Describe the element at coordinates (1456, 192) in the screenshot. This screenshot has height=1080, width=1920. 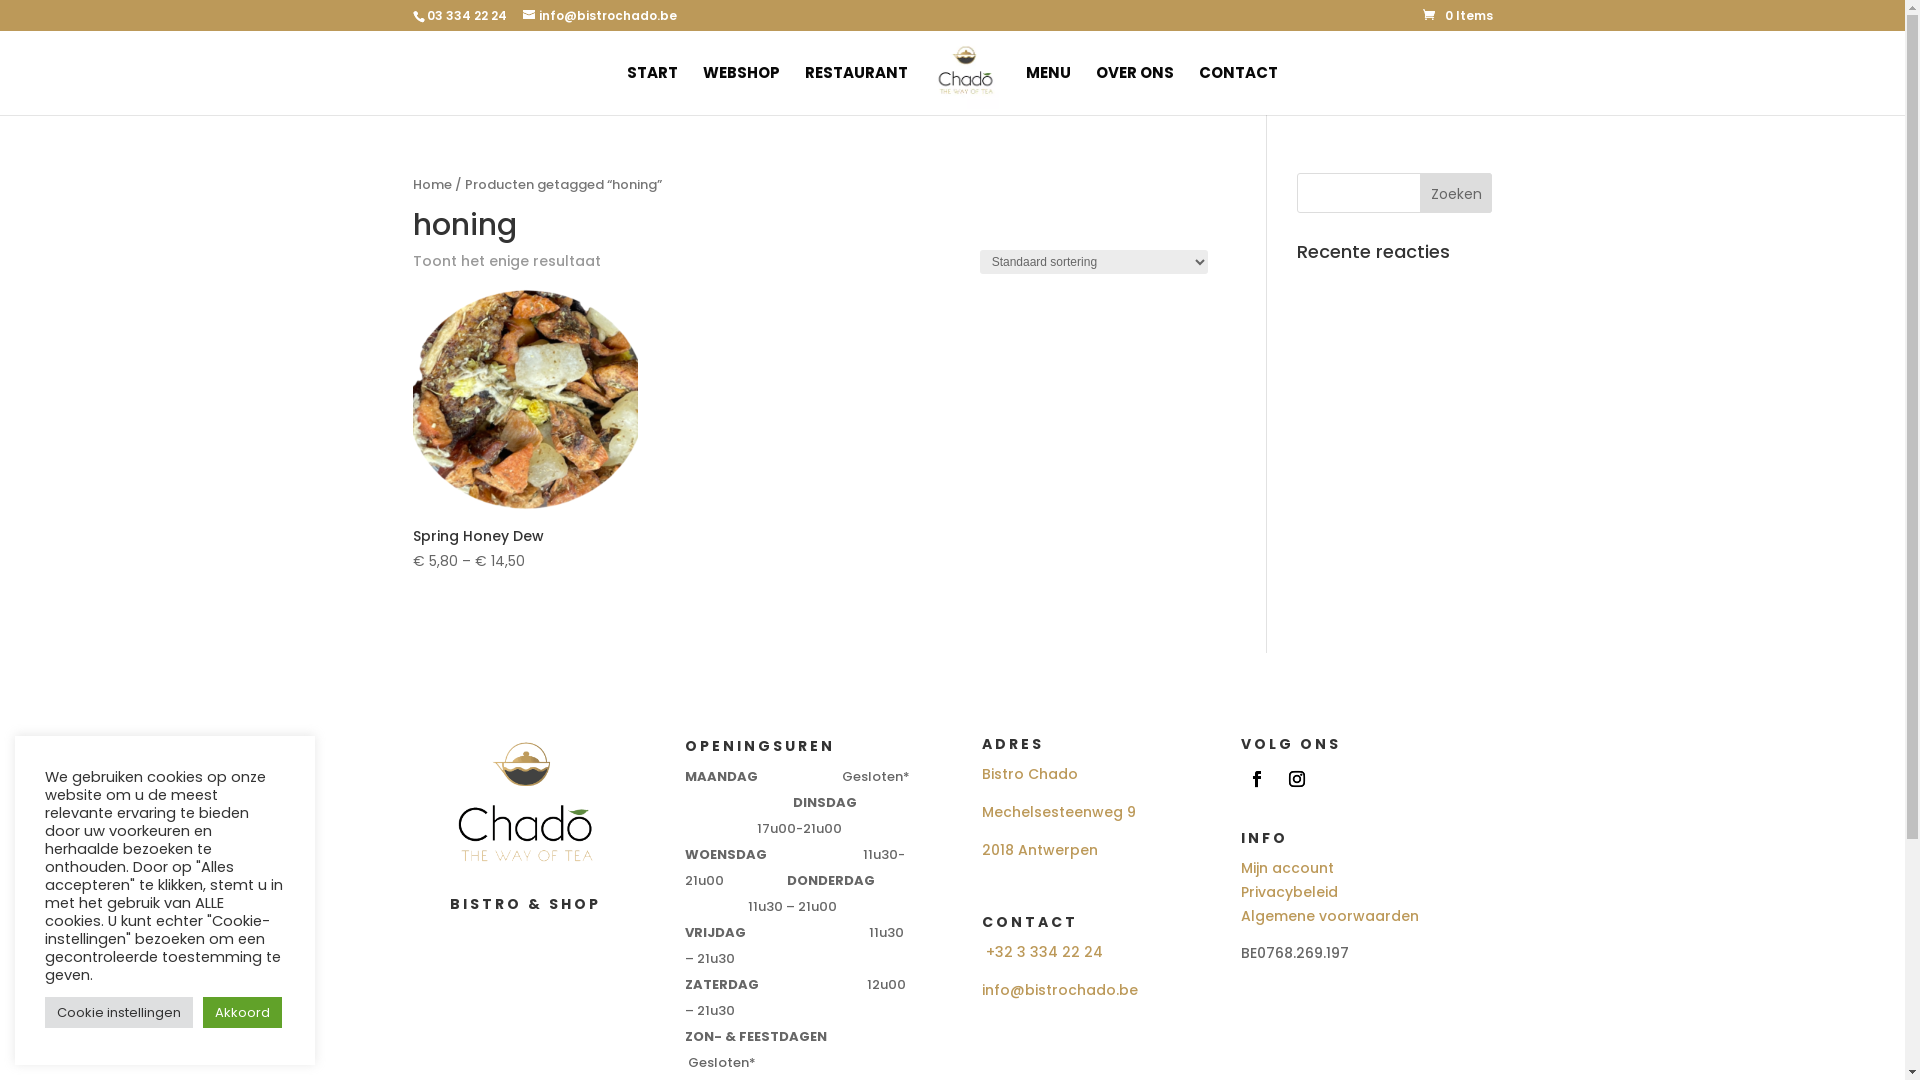
I see `'Zoeken'` at that location.